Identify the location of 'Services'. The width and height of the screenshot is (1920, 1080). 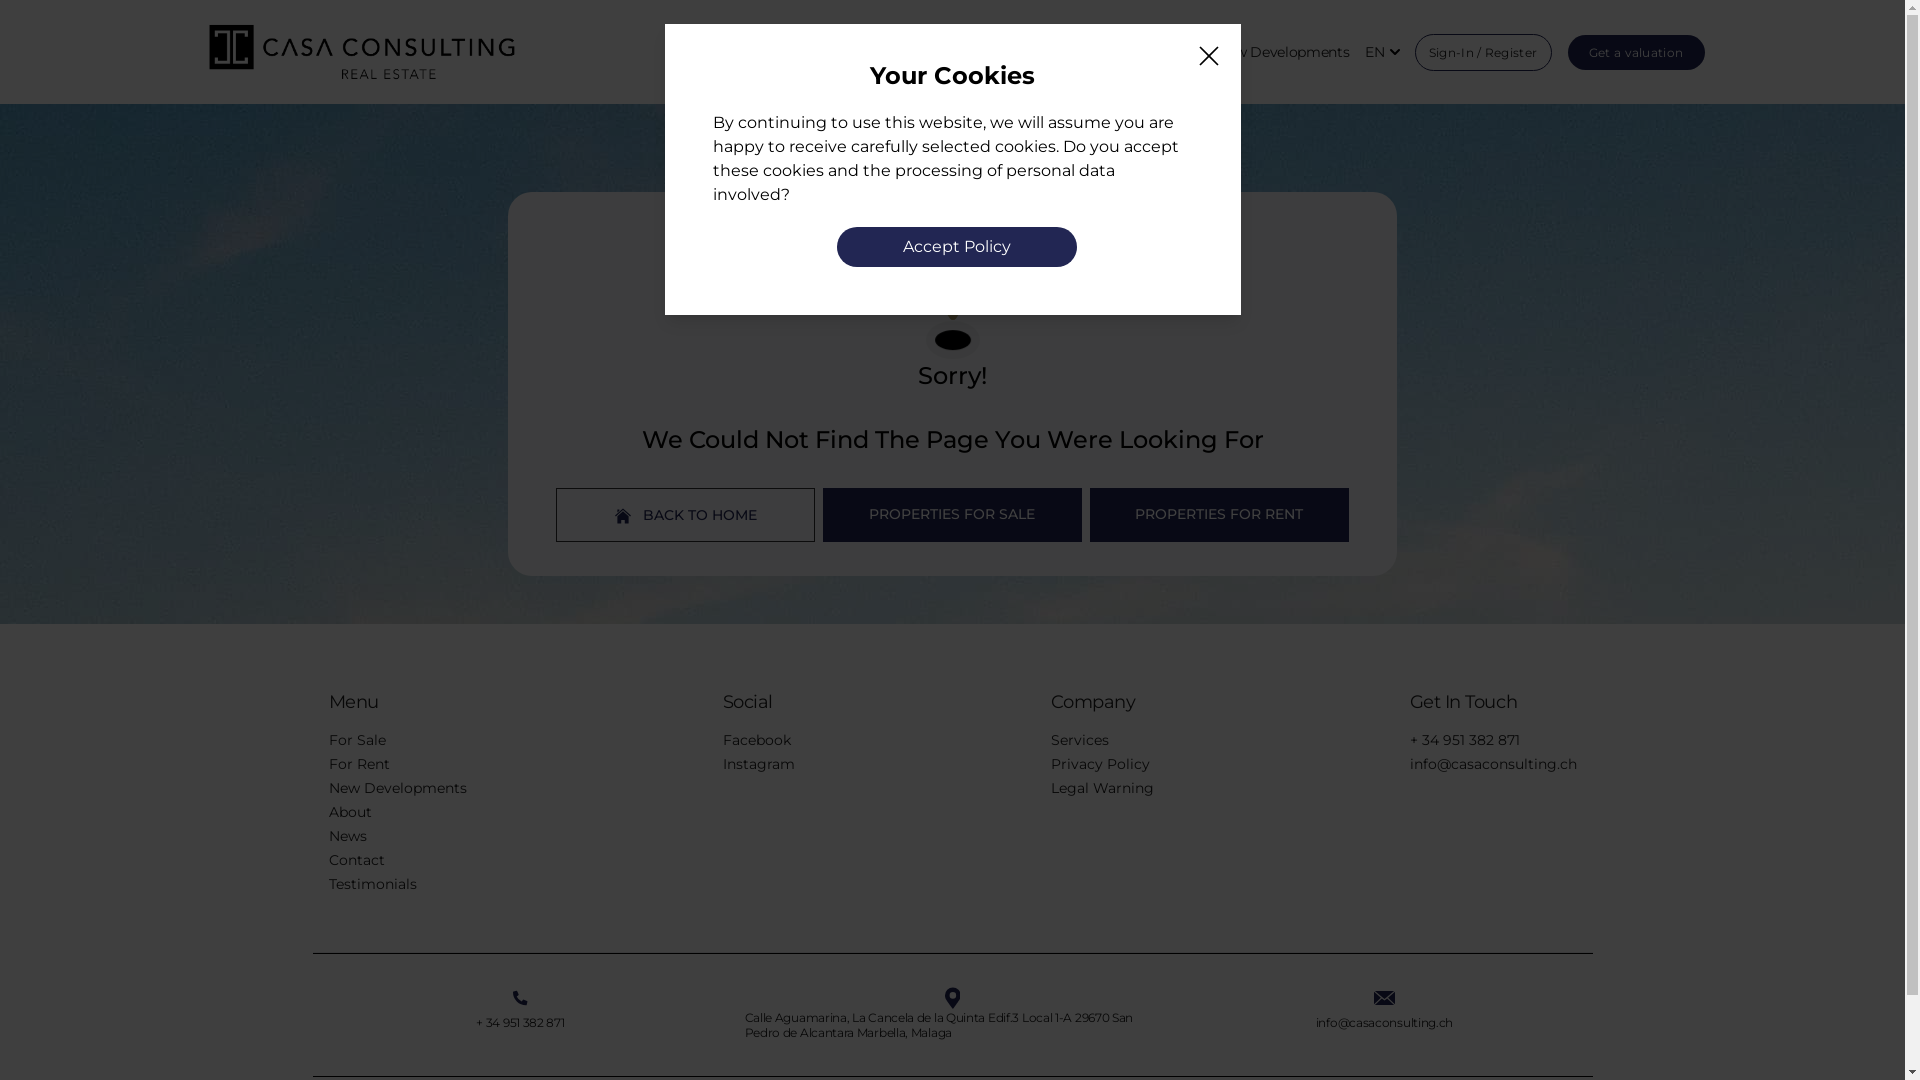
(1078, 740).